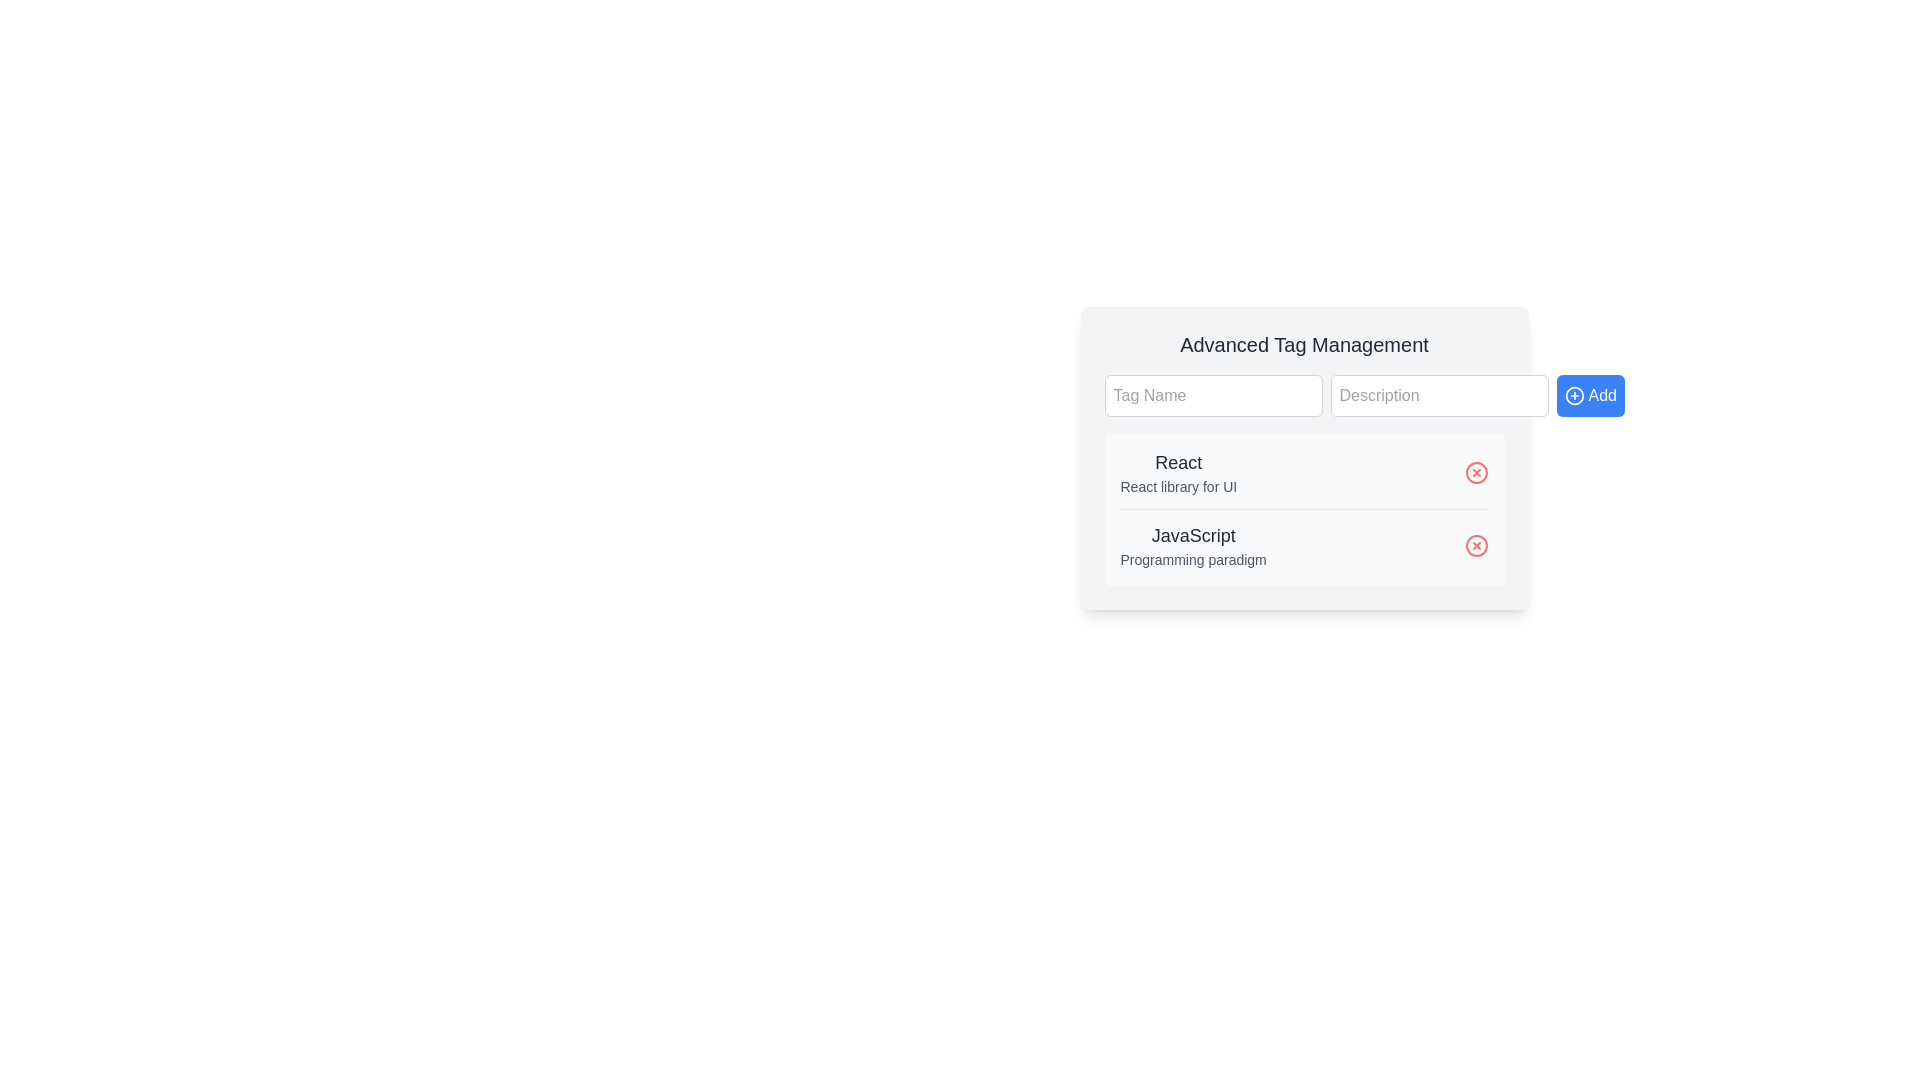  What do you see at coordinates (1573, 396) in the screenshot?
I see `the 'Add' icon located on the right side of the interface` at bounding box center [1573, 396].